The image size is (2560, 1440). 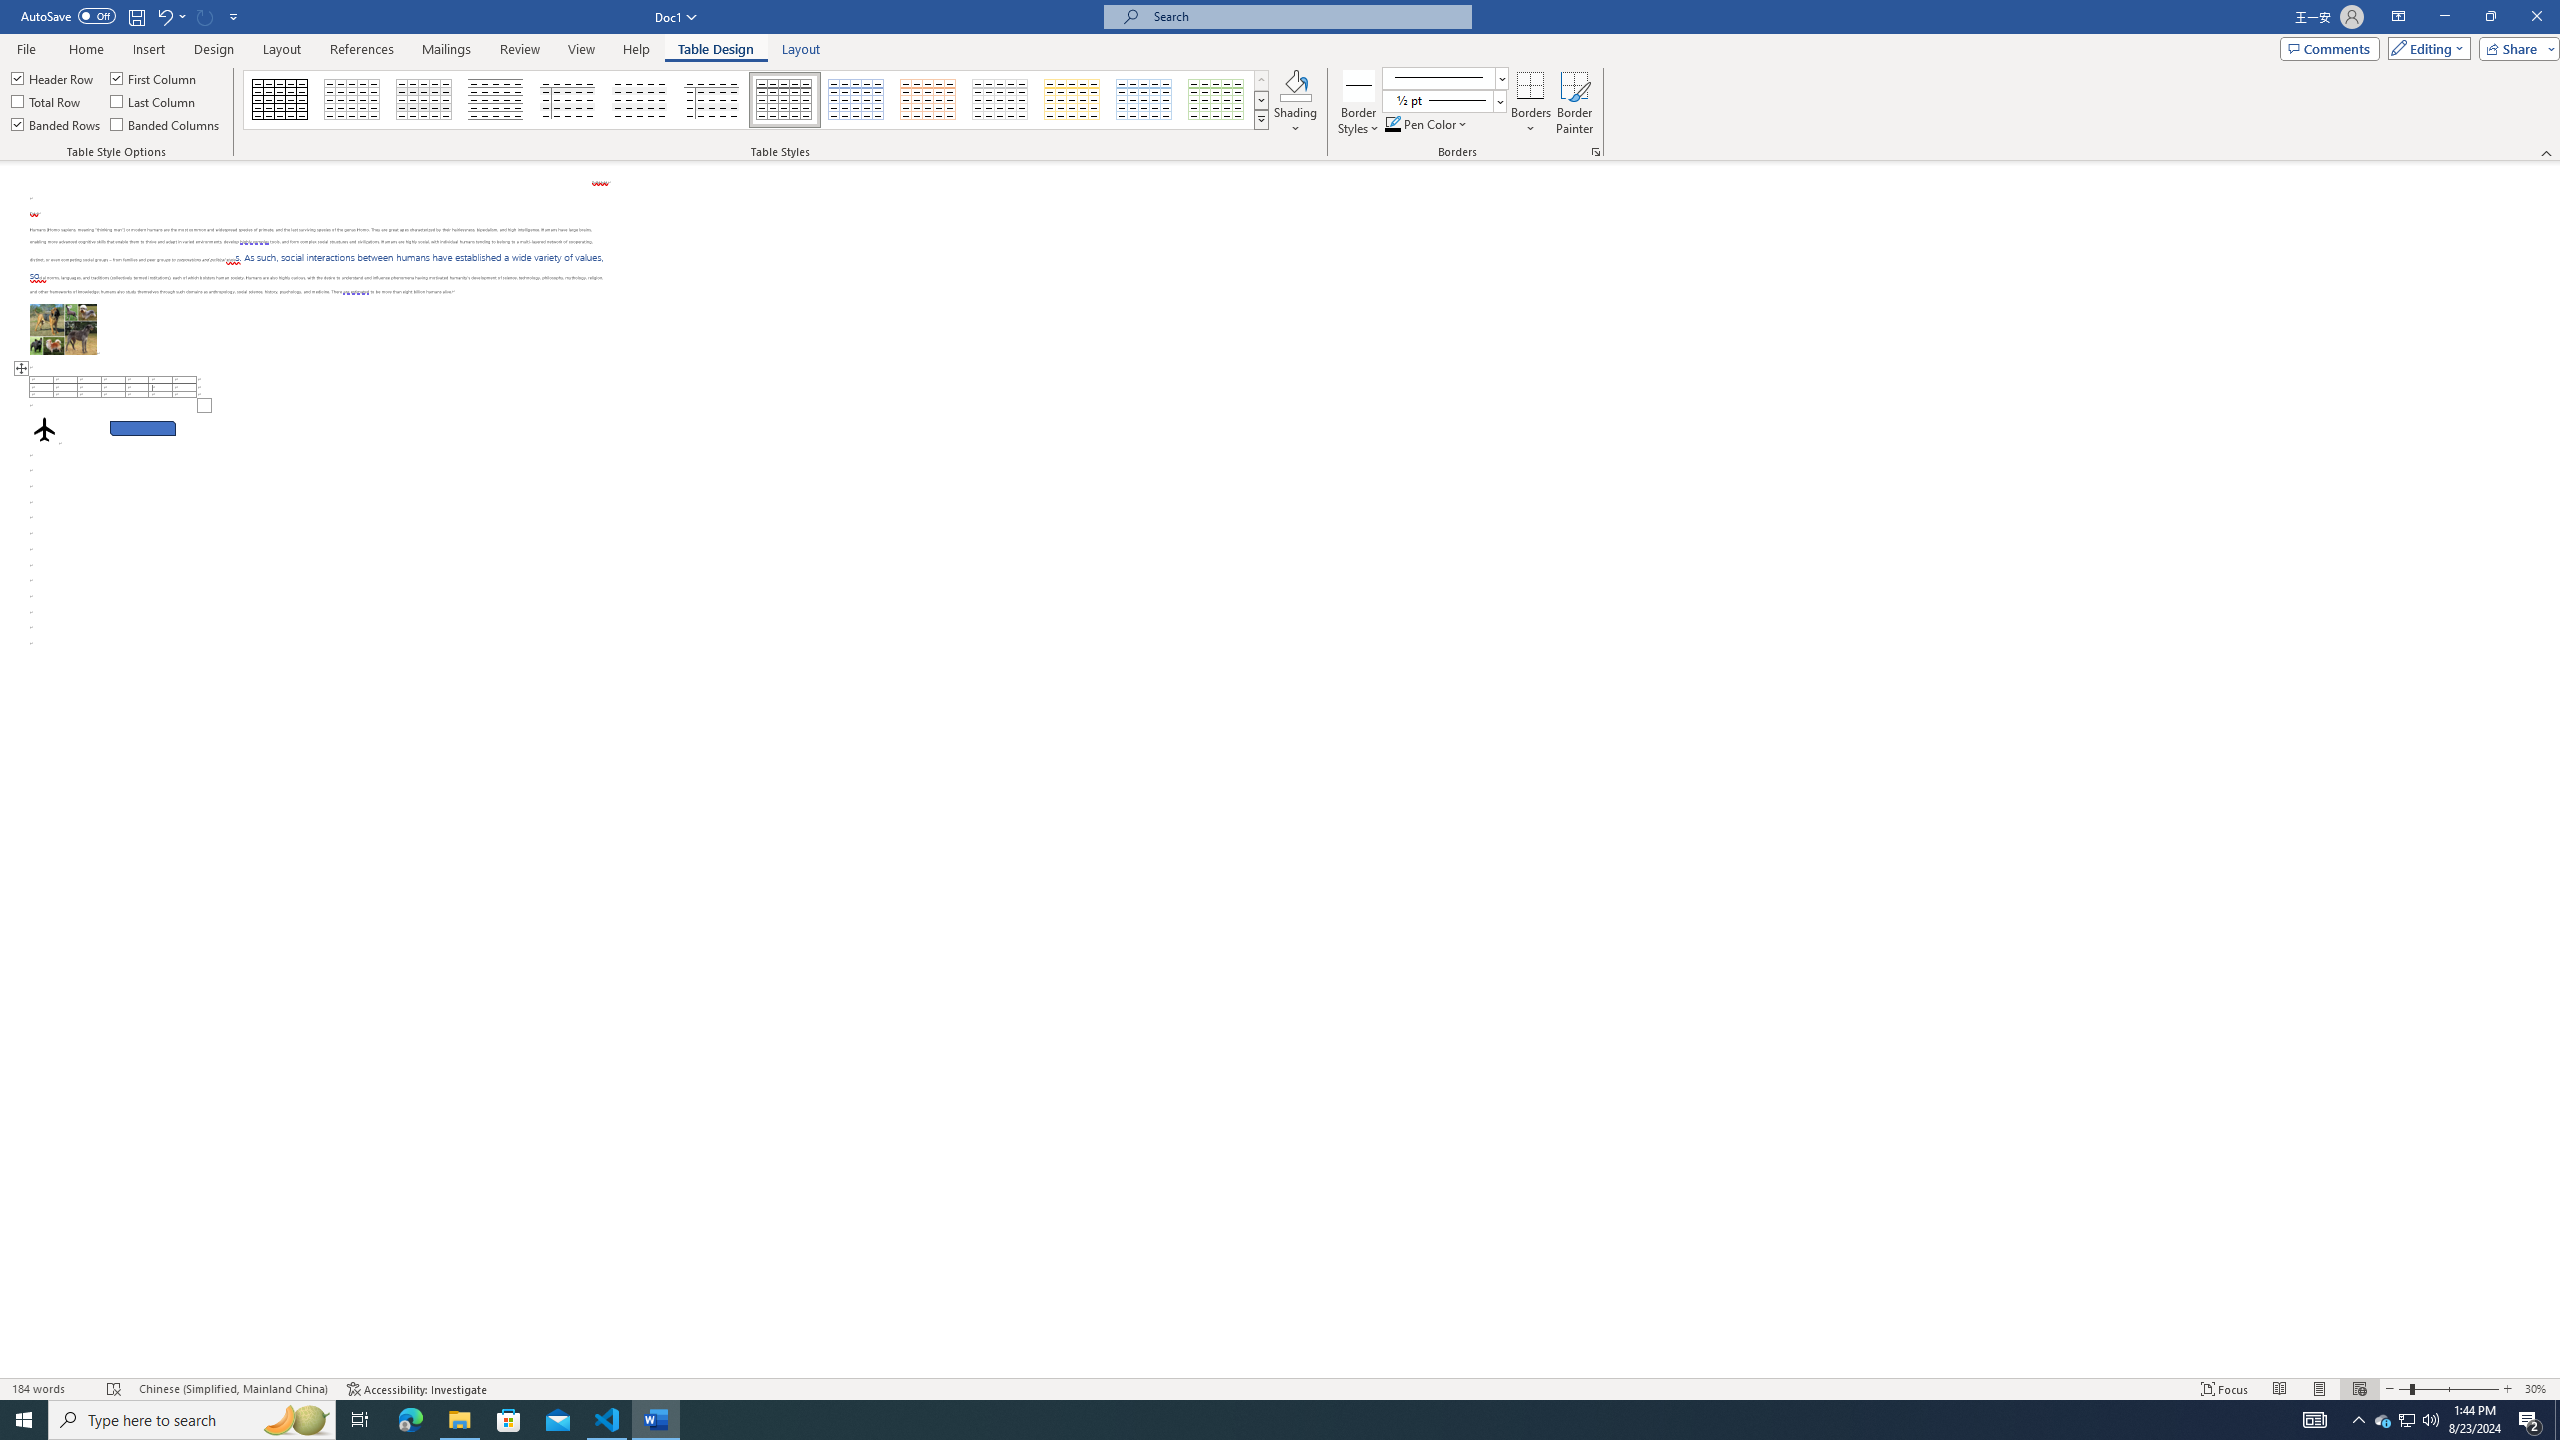 What do you see at coordinates (2425, 47) in the screenshot?
I see `'Editing'` at bounding box center [2425, 47].